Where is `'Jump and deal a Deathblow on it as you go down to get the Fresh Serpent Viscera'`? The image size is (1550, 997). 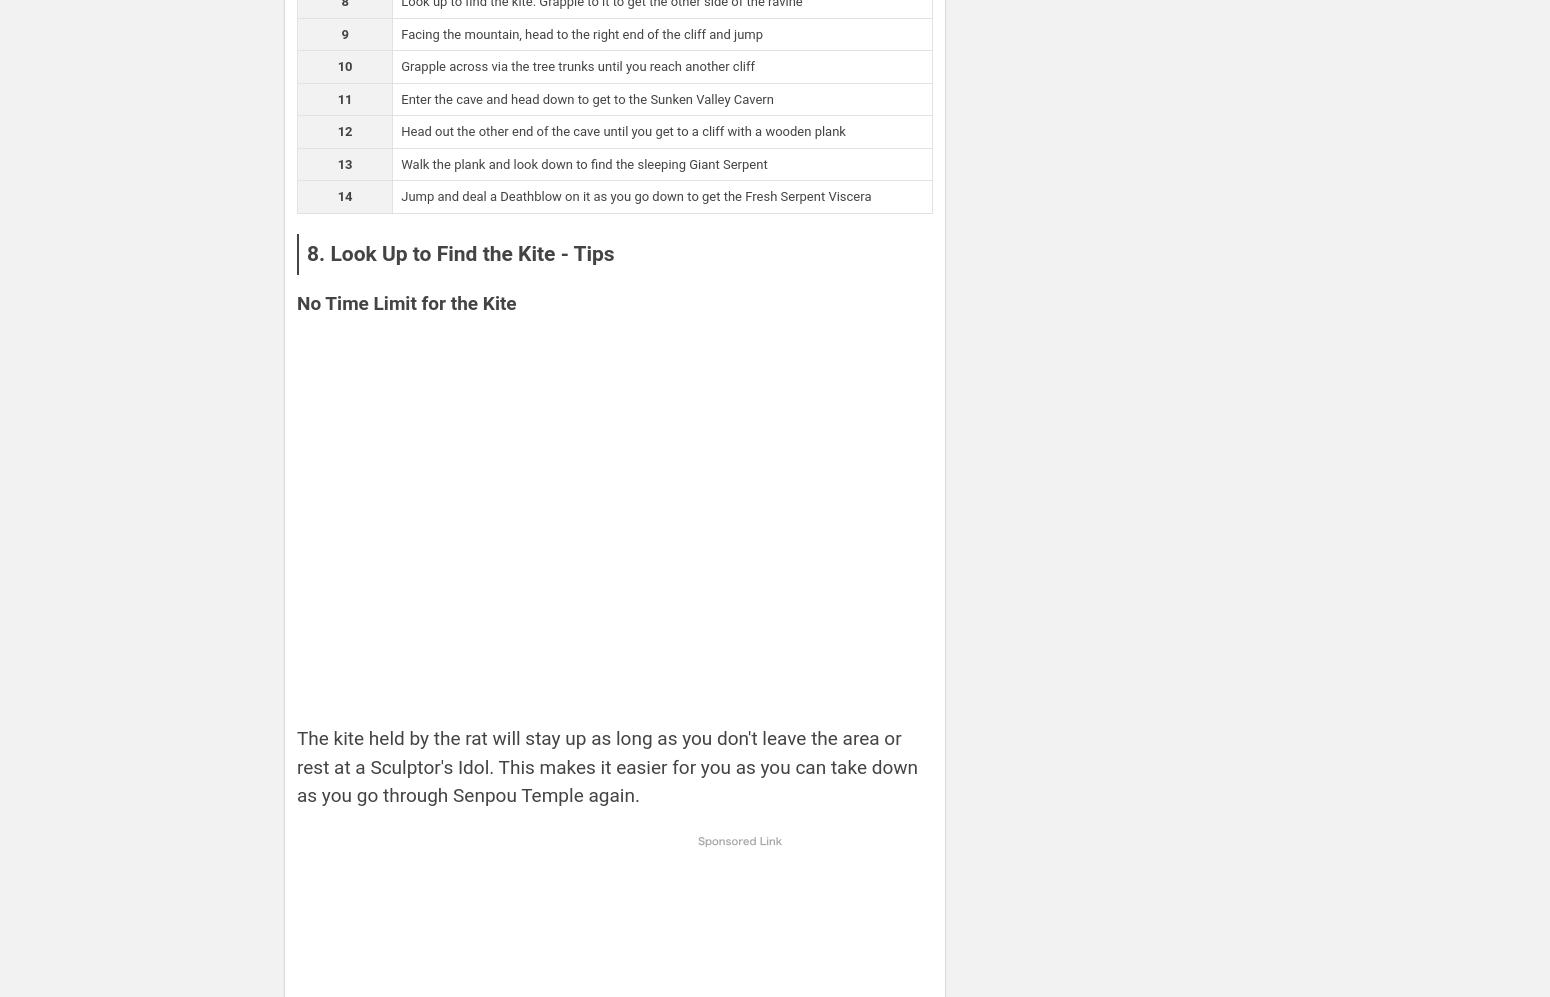
'Jump and deal a Deathblow on it as you go down to get the Fresh Serpent Viscera' is located at coordinates (400, 196).